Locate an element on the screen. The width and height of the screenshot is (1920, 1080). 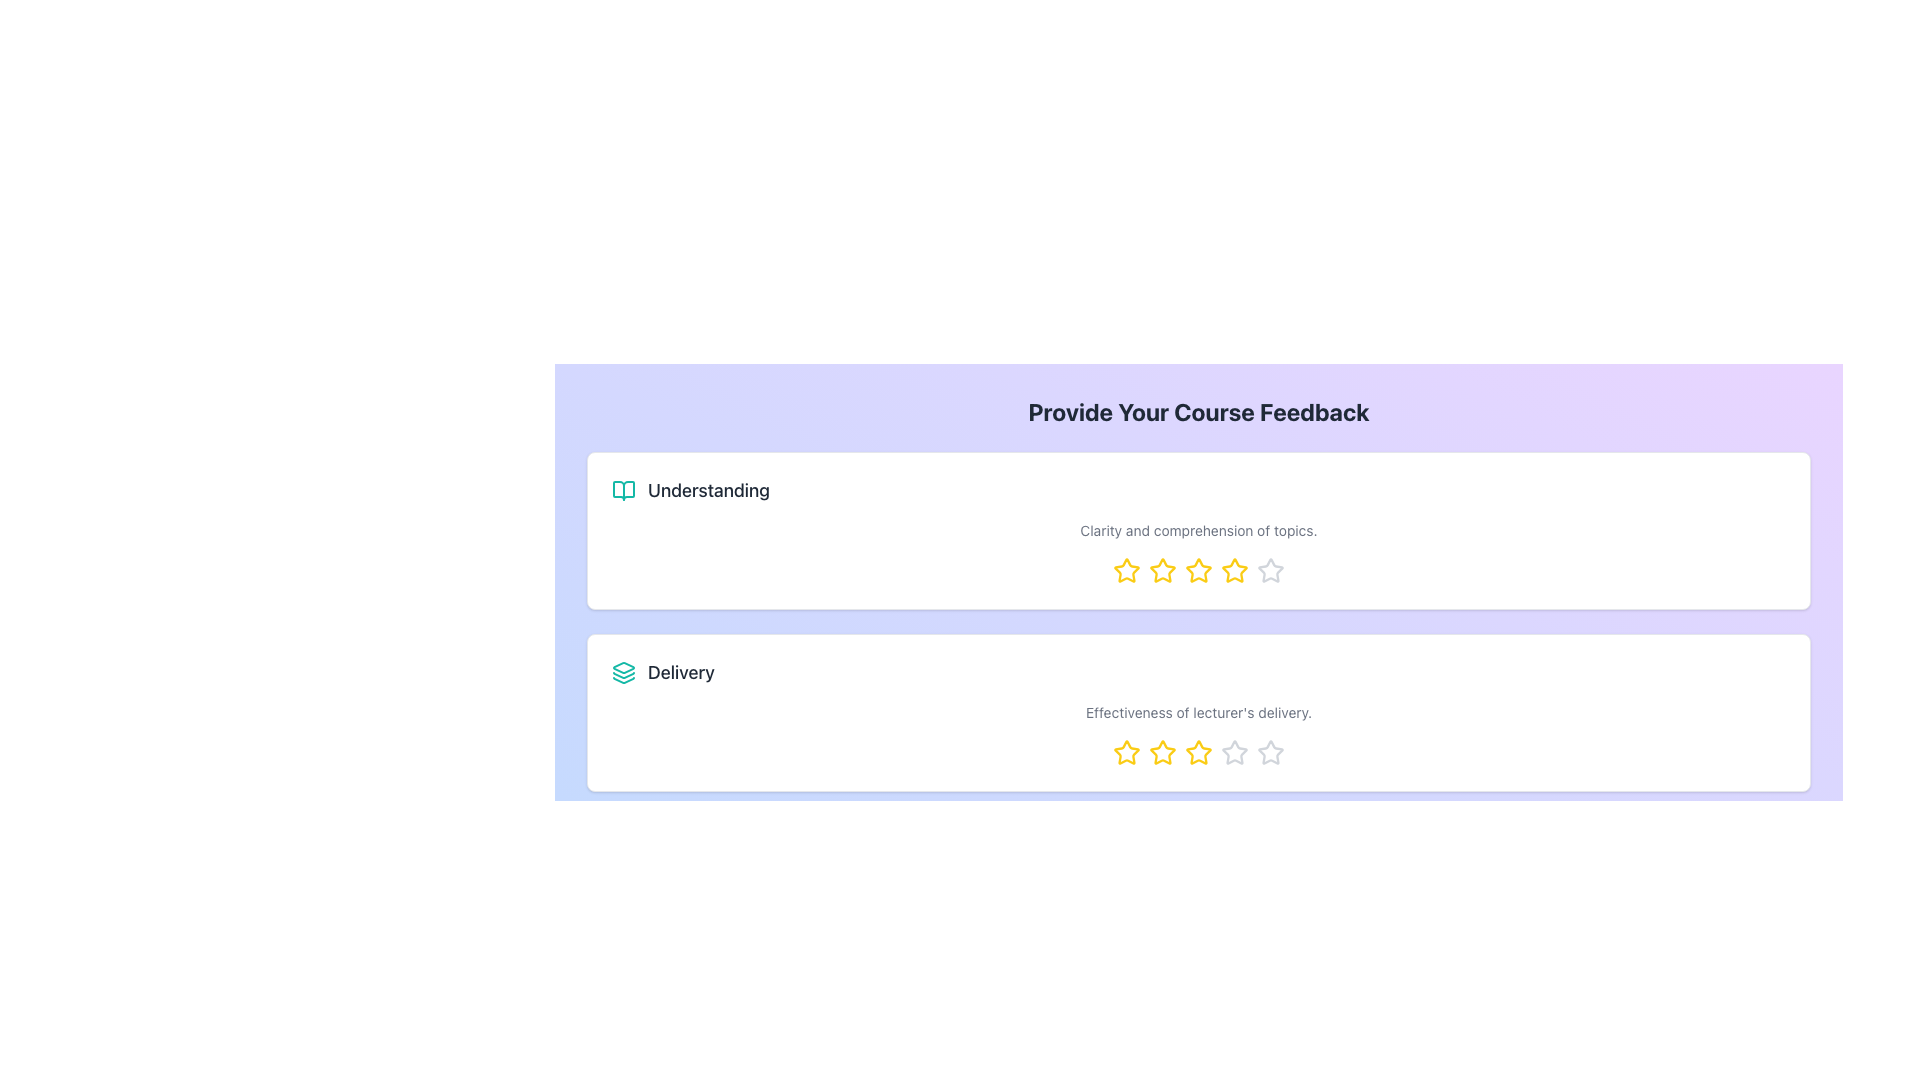
the icon composed of layered shapes in light teal green color, located next to the heading labeled 'Delivery' is located at coordinates (623, 672).